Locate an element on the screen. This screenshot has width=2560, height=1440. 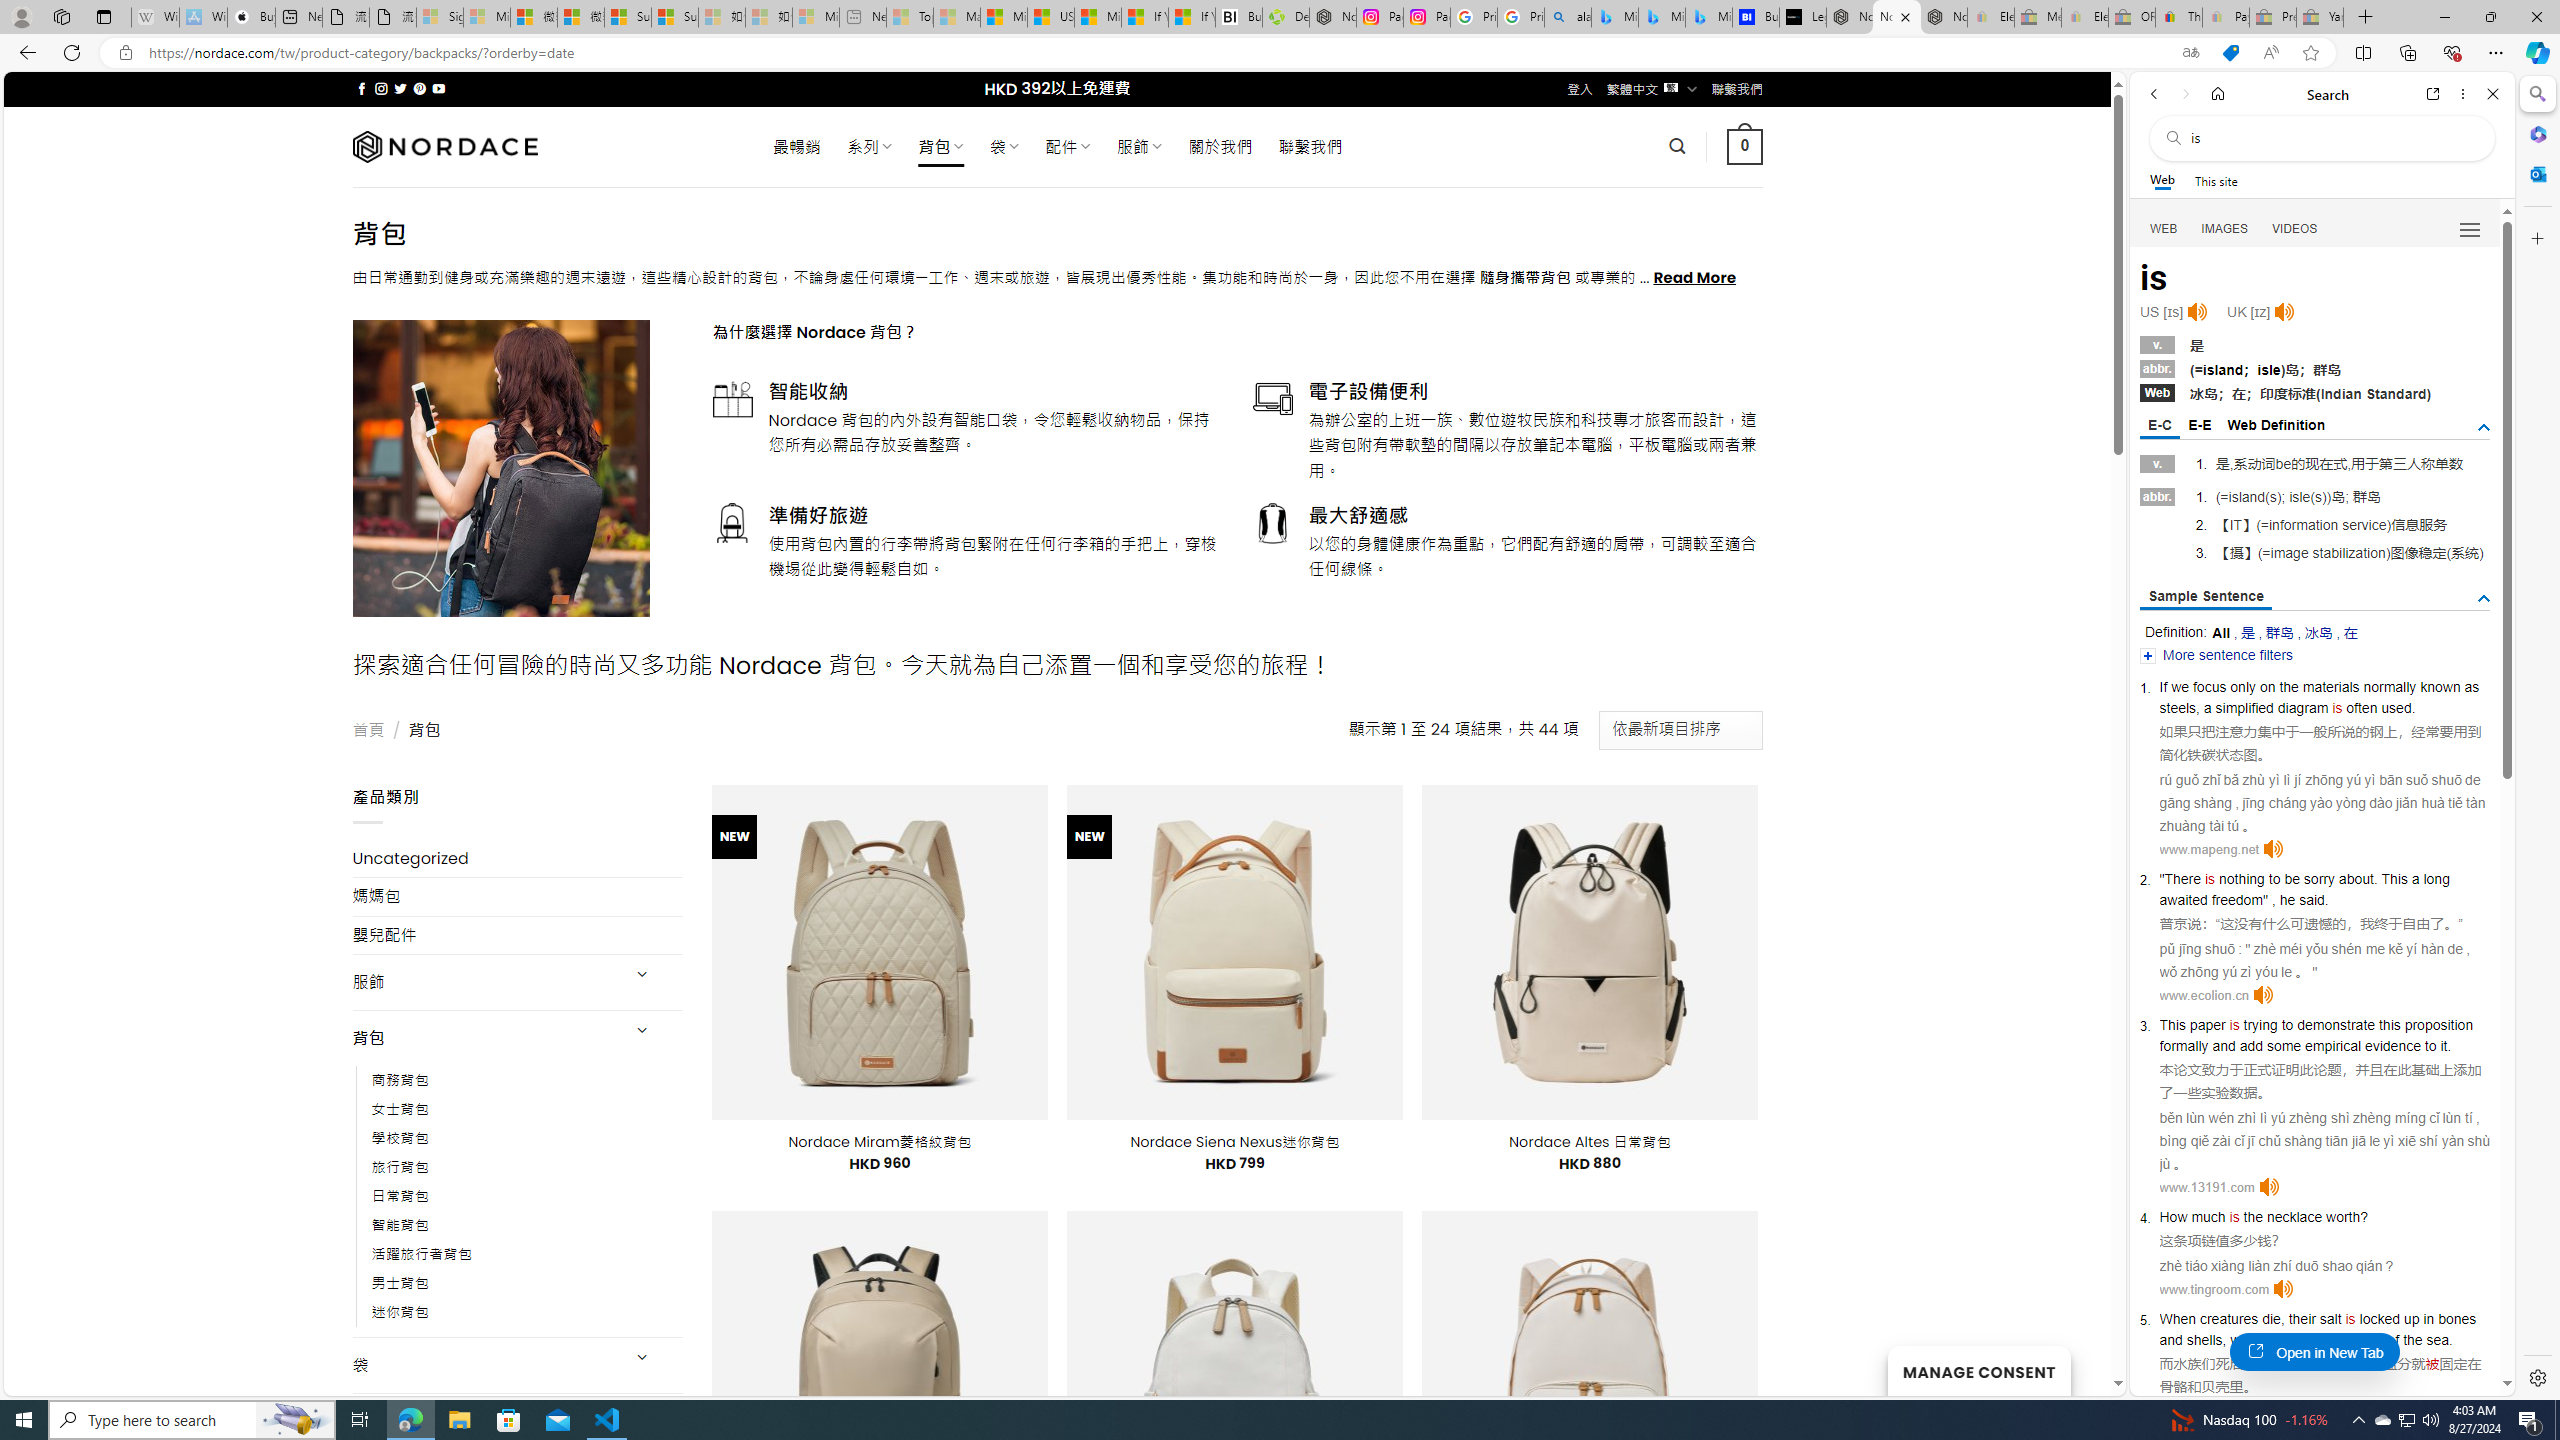
'WEB' is located at coordinates (2164, 229).